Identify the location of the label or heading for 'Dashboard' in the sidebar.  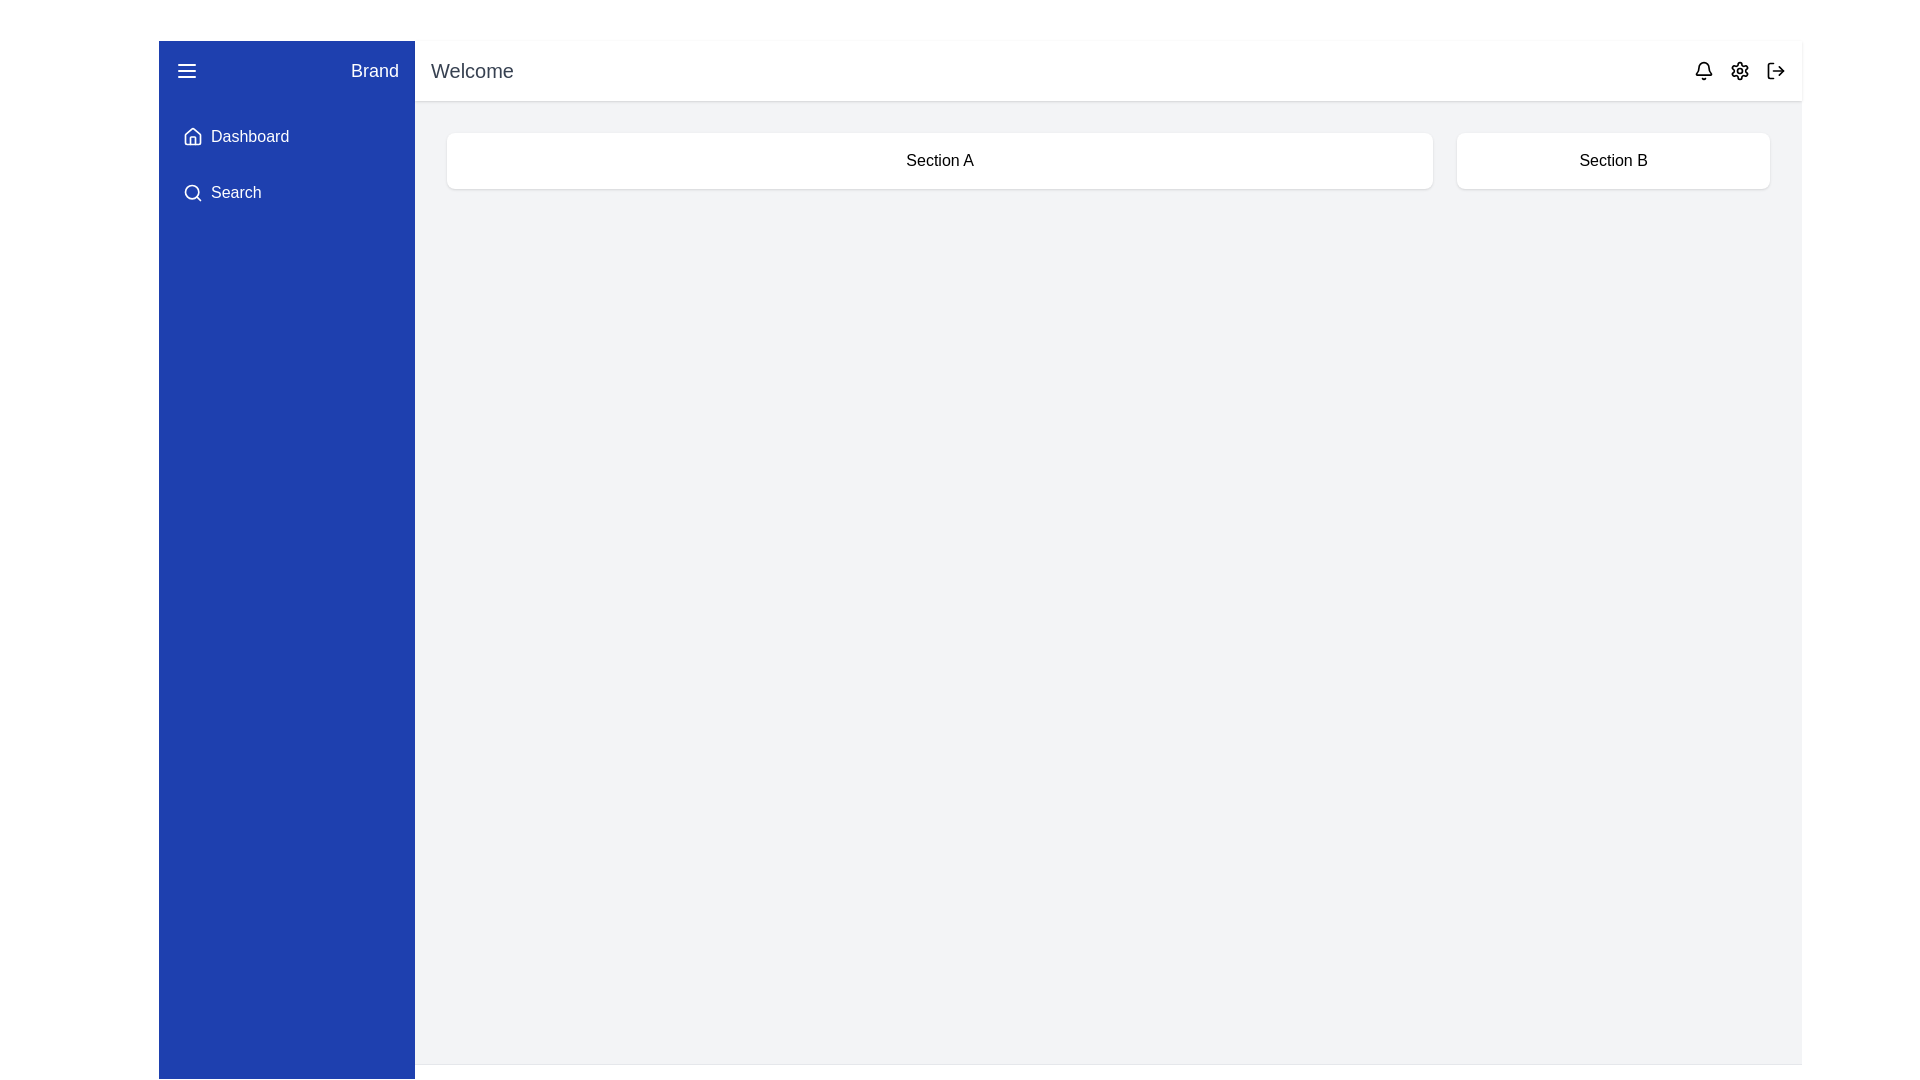
(286, 164).